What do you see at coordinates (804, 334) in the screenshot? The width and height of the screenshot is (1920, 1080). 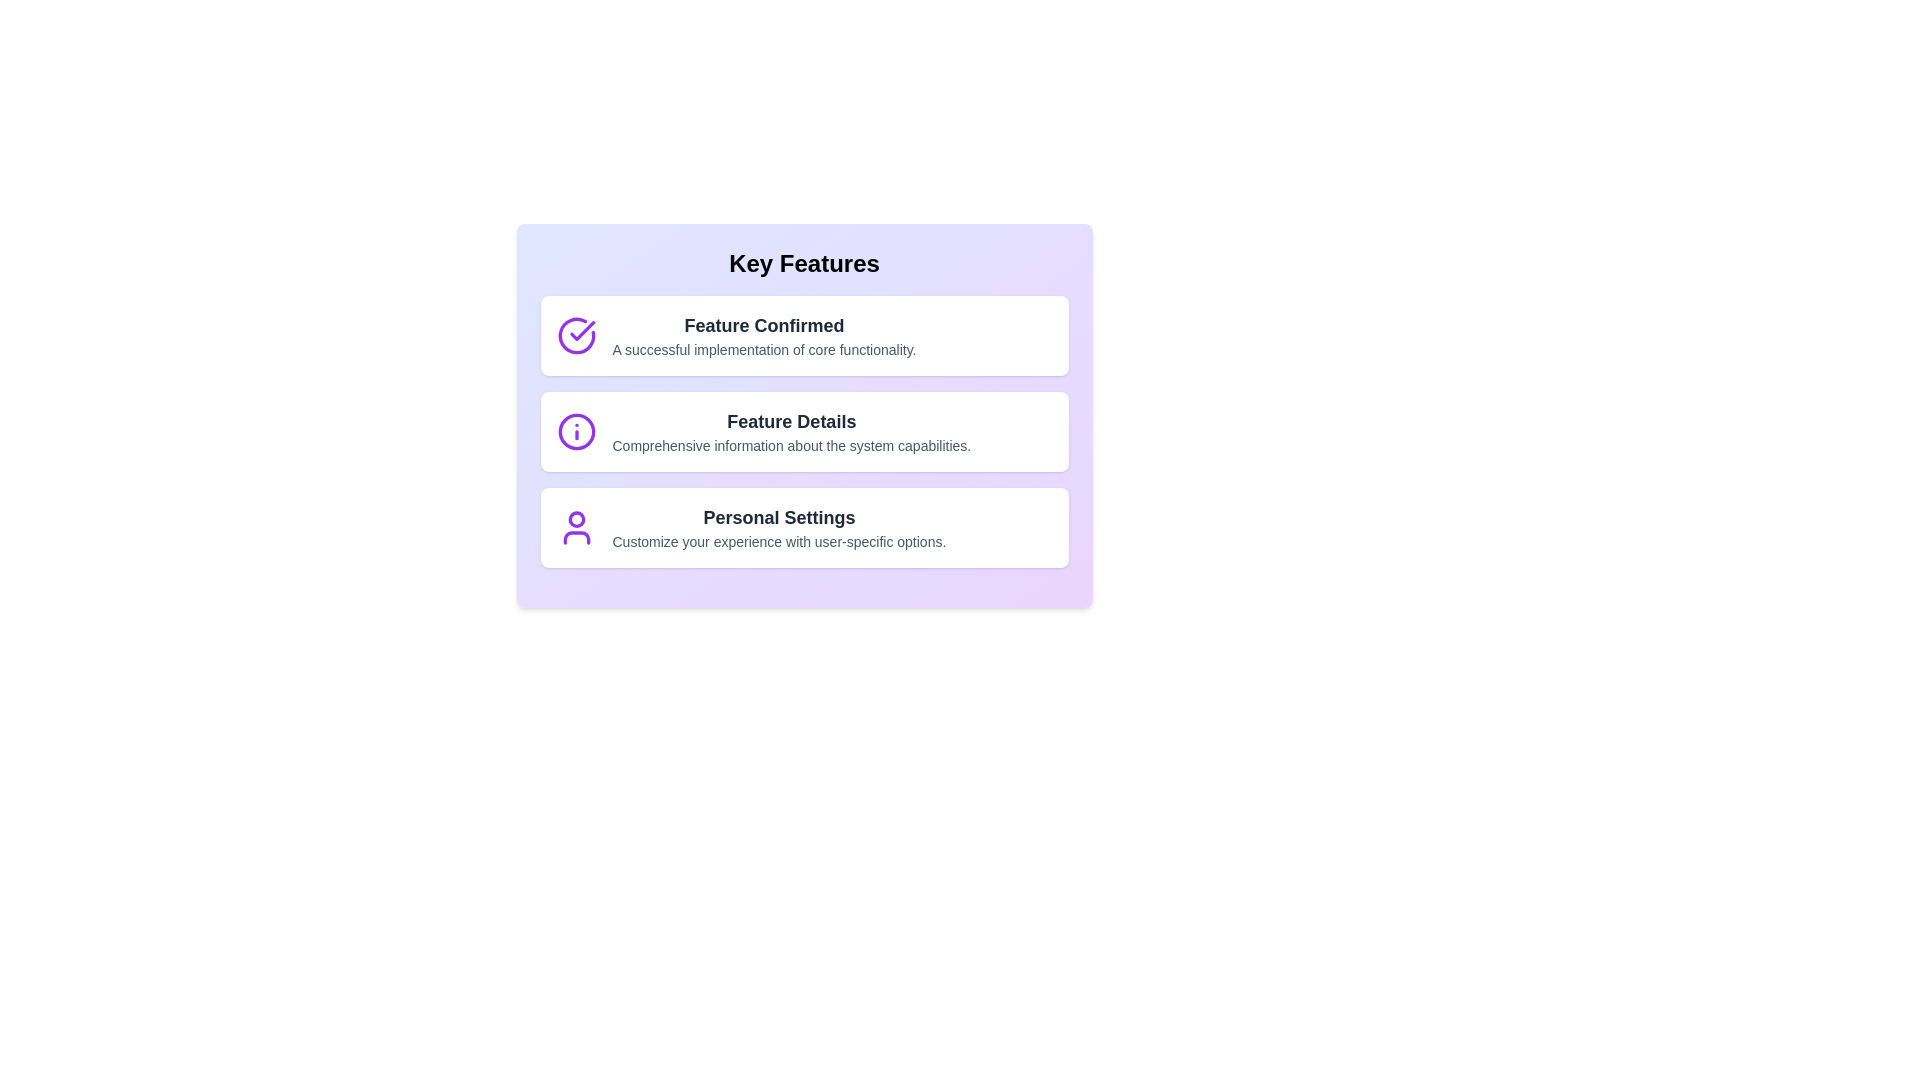 I see `the text content of Feature Confirmed feature` at bounding box center [804, 334].